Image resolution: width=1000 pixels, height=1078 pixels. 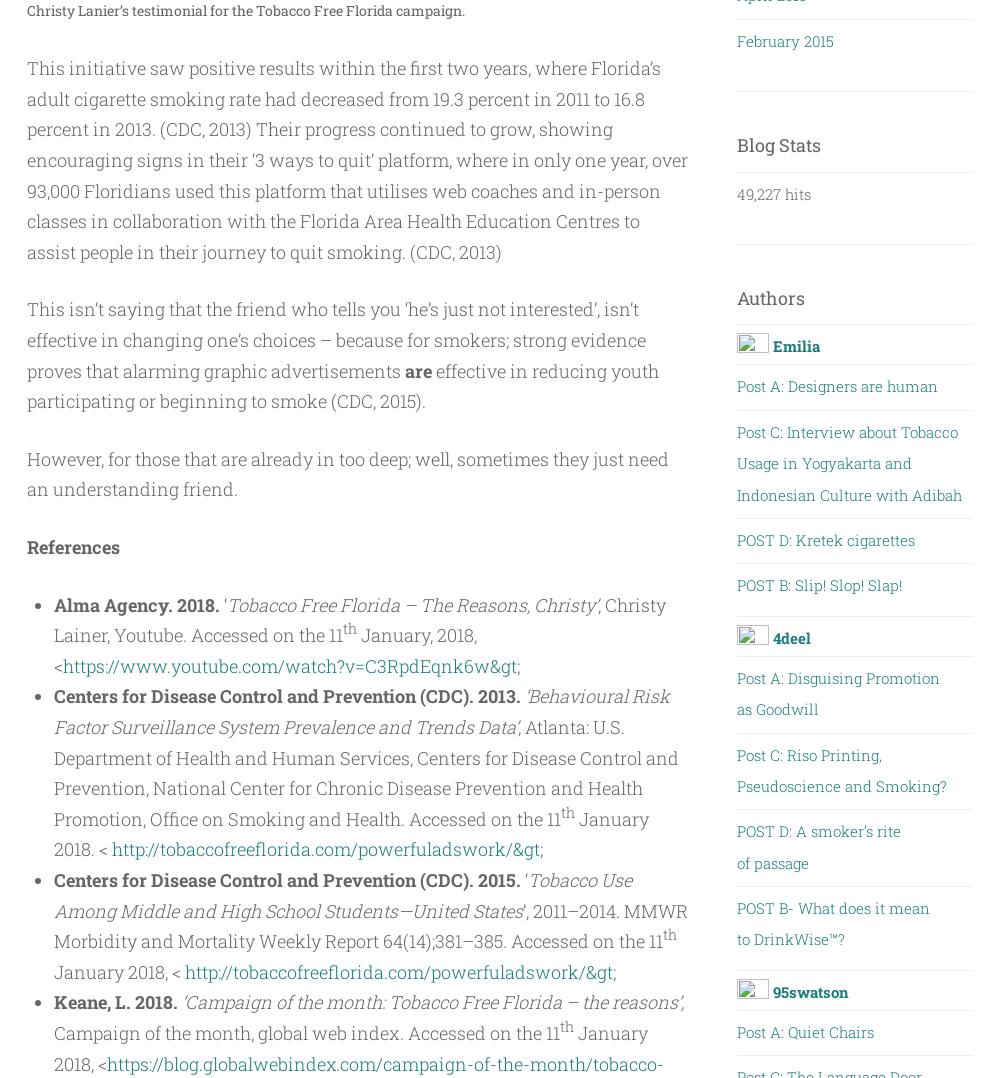 I want to click on '’, 2011–2014. MMWR Morbidity and Mortality Weekly Report 64(14);381–385. Accessed on the 11', so click(x=370, y=924).